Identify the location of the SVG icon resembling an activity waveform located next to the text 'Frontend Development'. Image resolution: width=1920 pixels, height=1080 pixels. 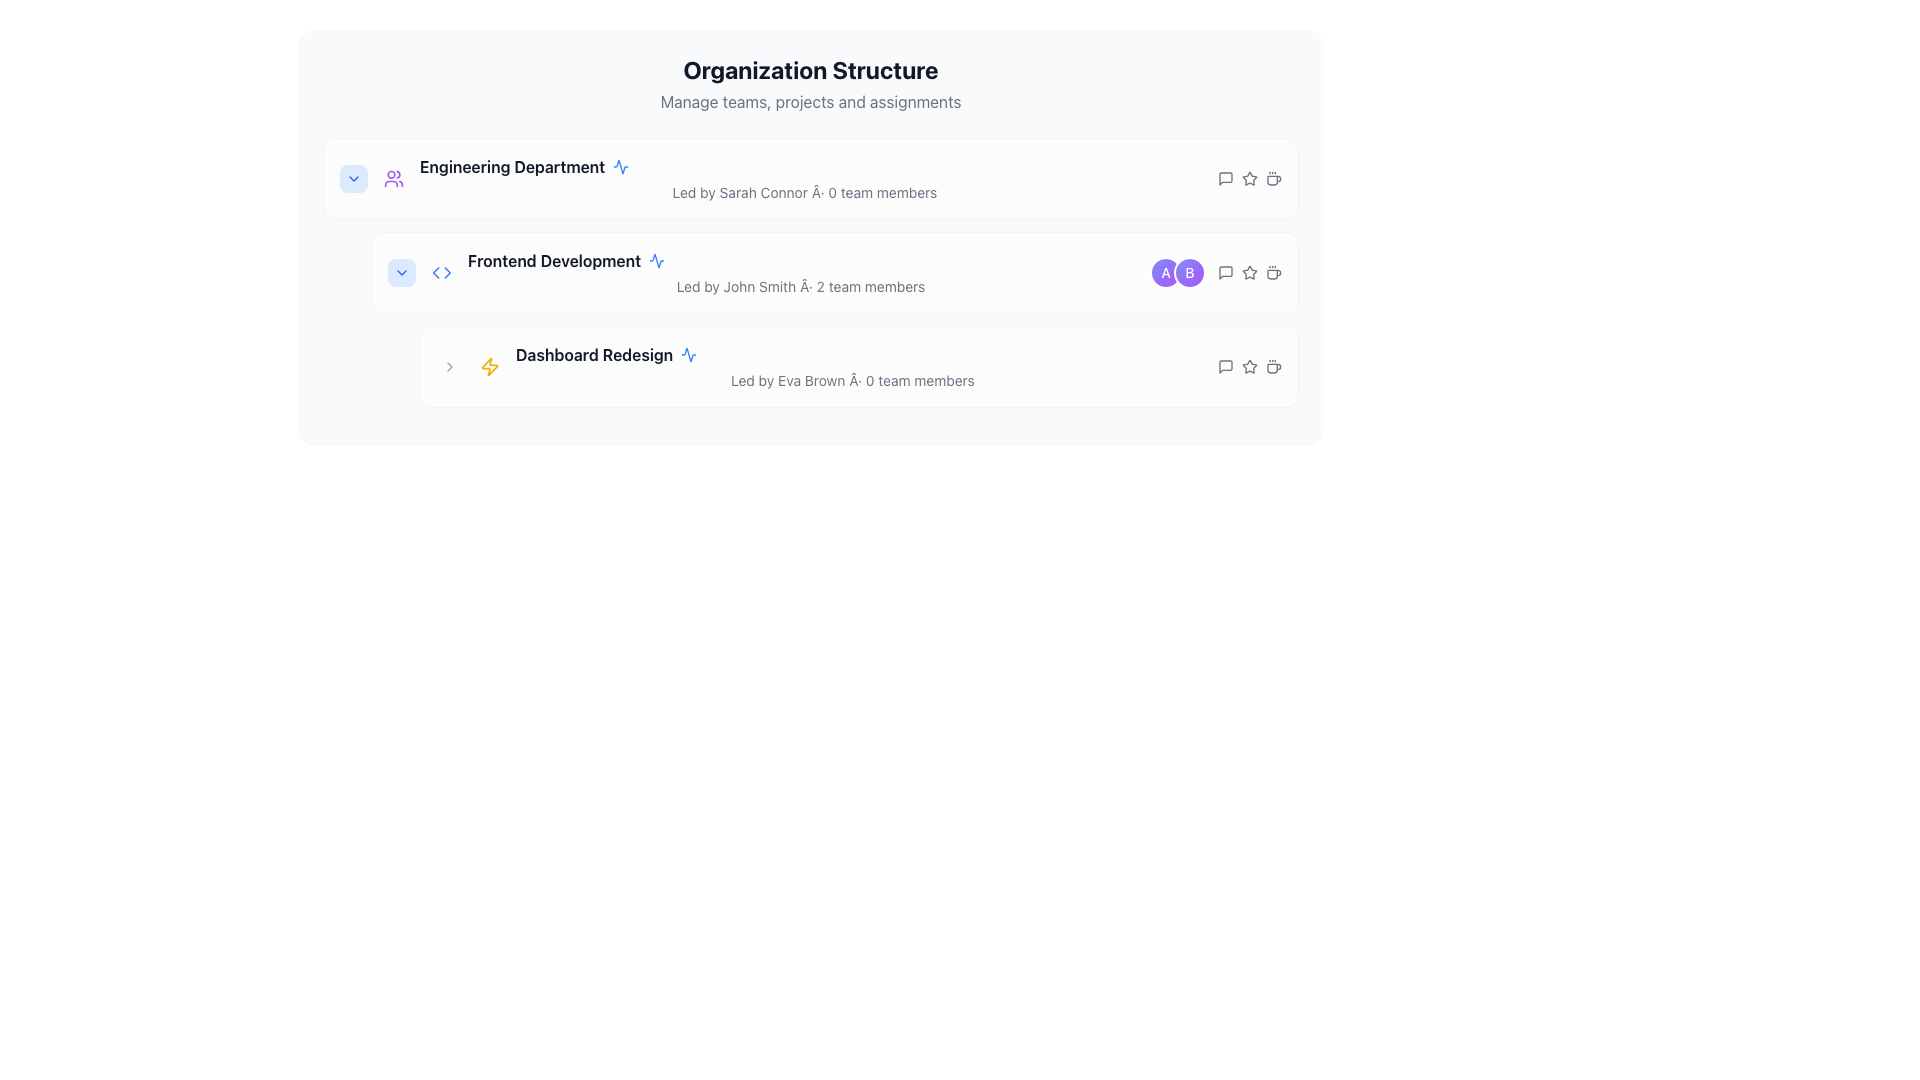
(657, 260).